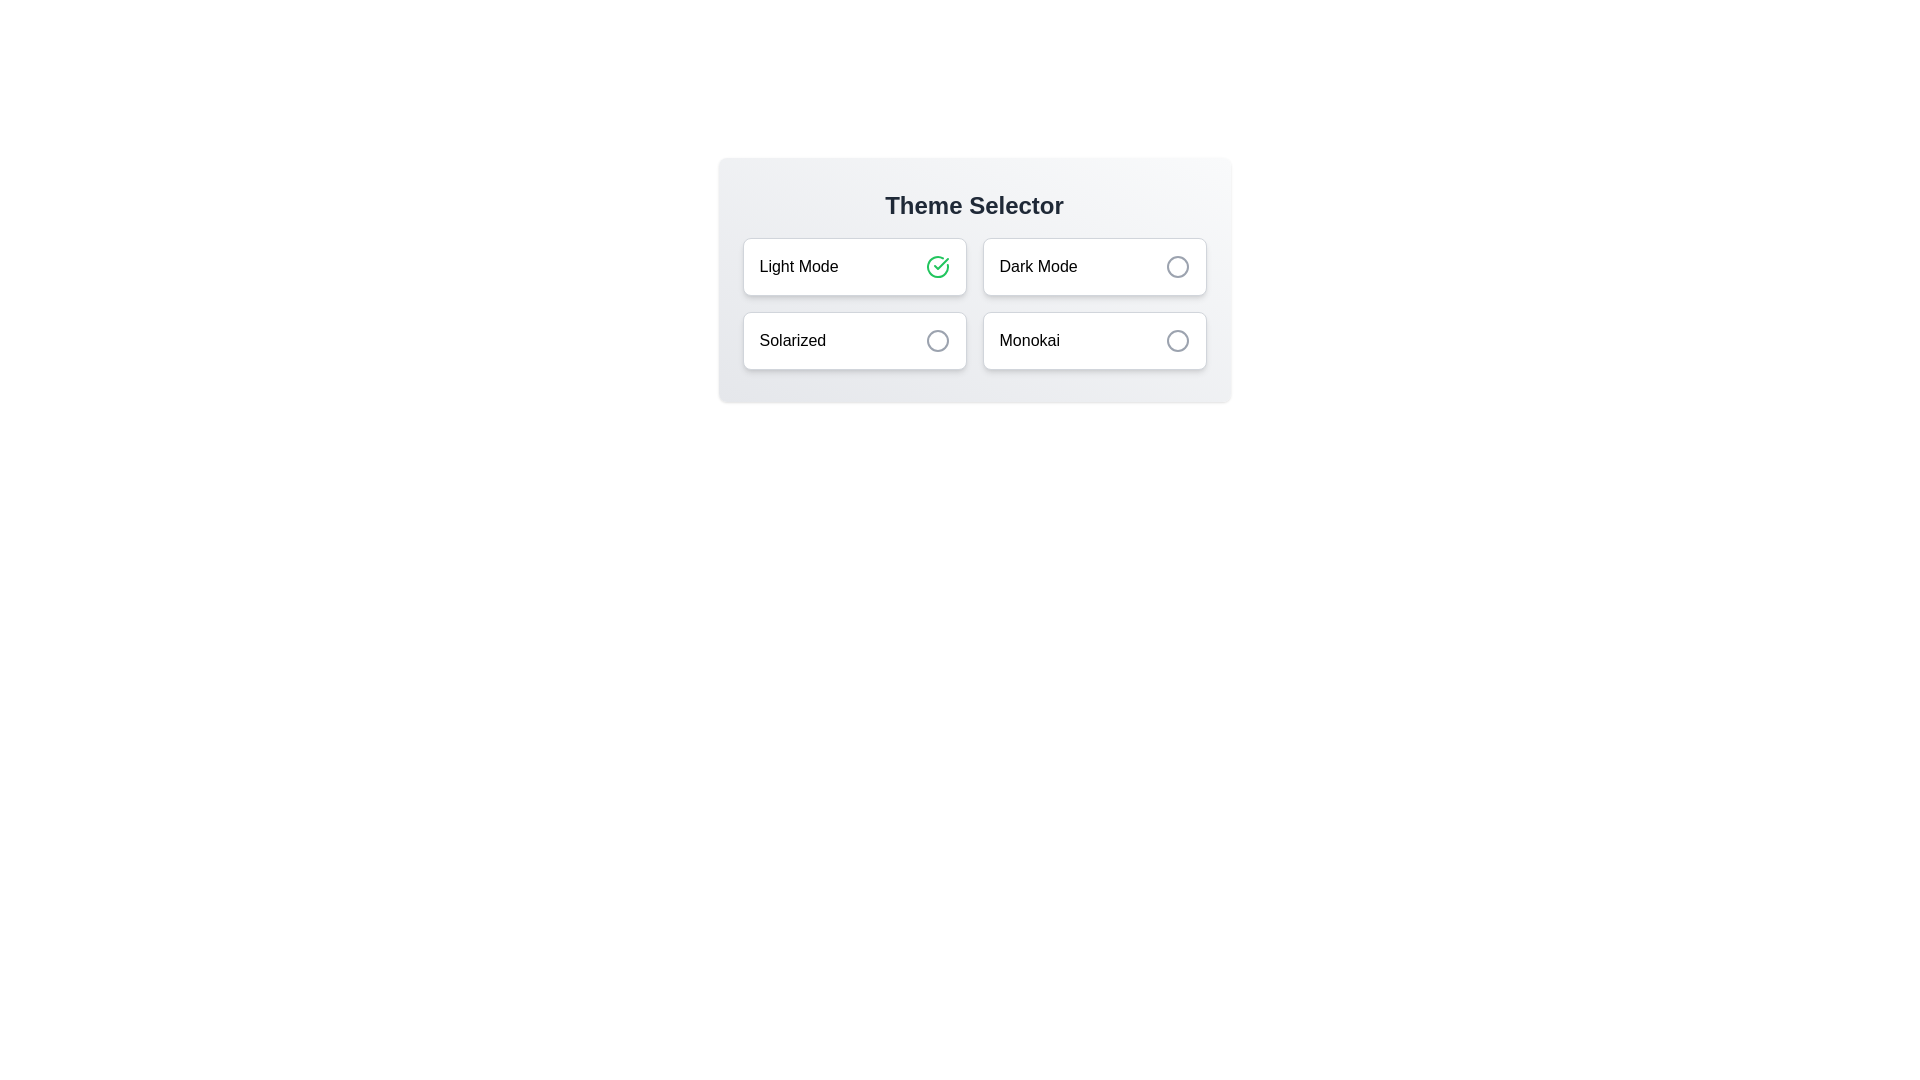 This screenshot has width=1920, height=1080. Describe the element at coordinates (1093, 265) in the screenshot. I see `the button corresponding to the theme Dark Mode` at that location.